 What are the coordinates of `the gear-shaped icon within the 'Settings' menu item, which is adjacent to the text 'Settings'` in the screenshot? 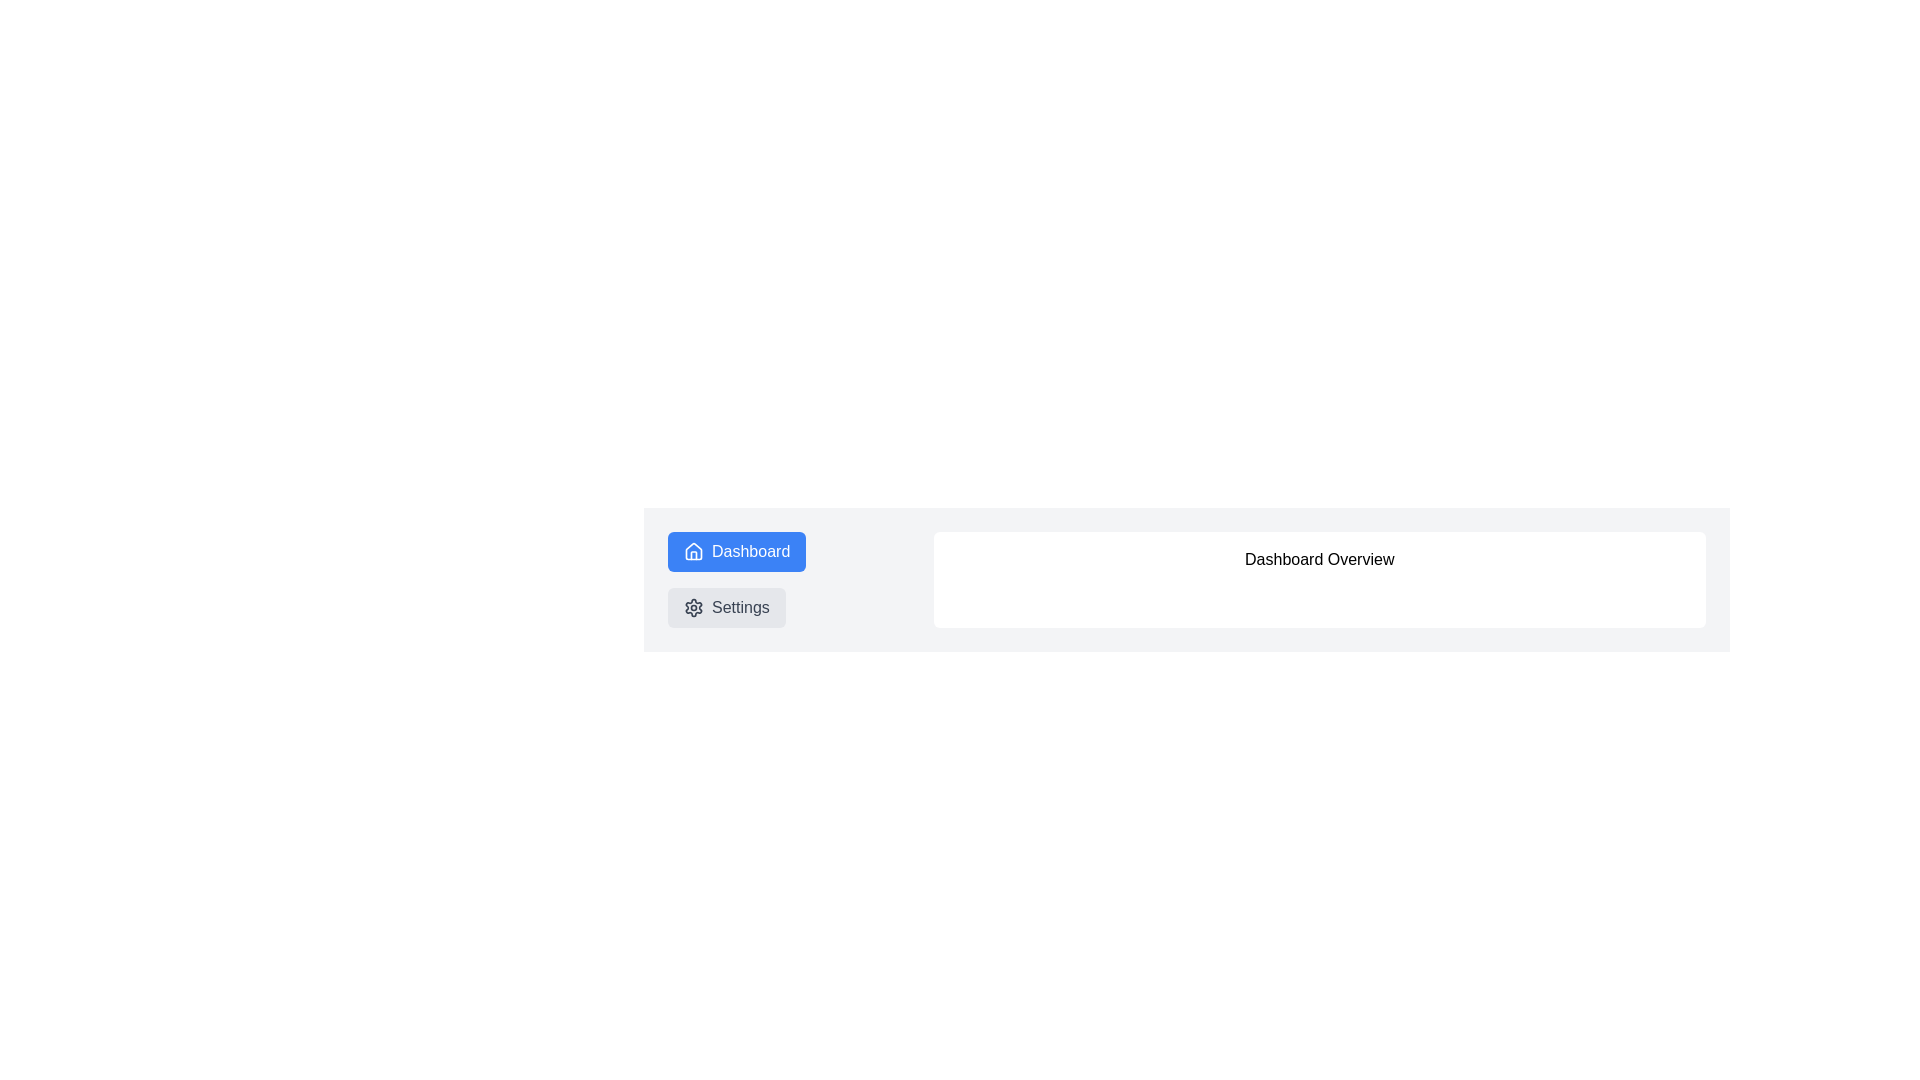 It's located at (694, 607).